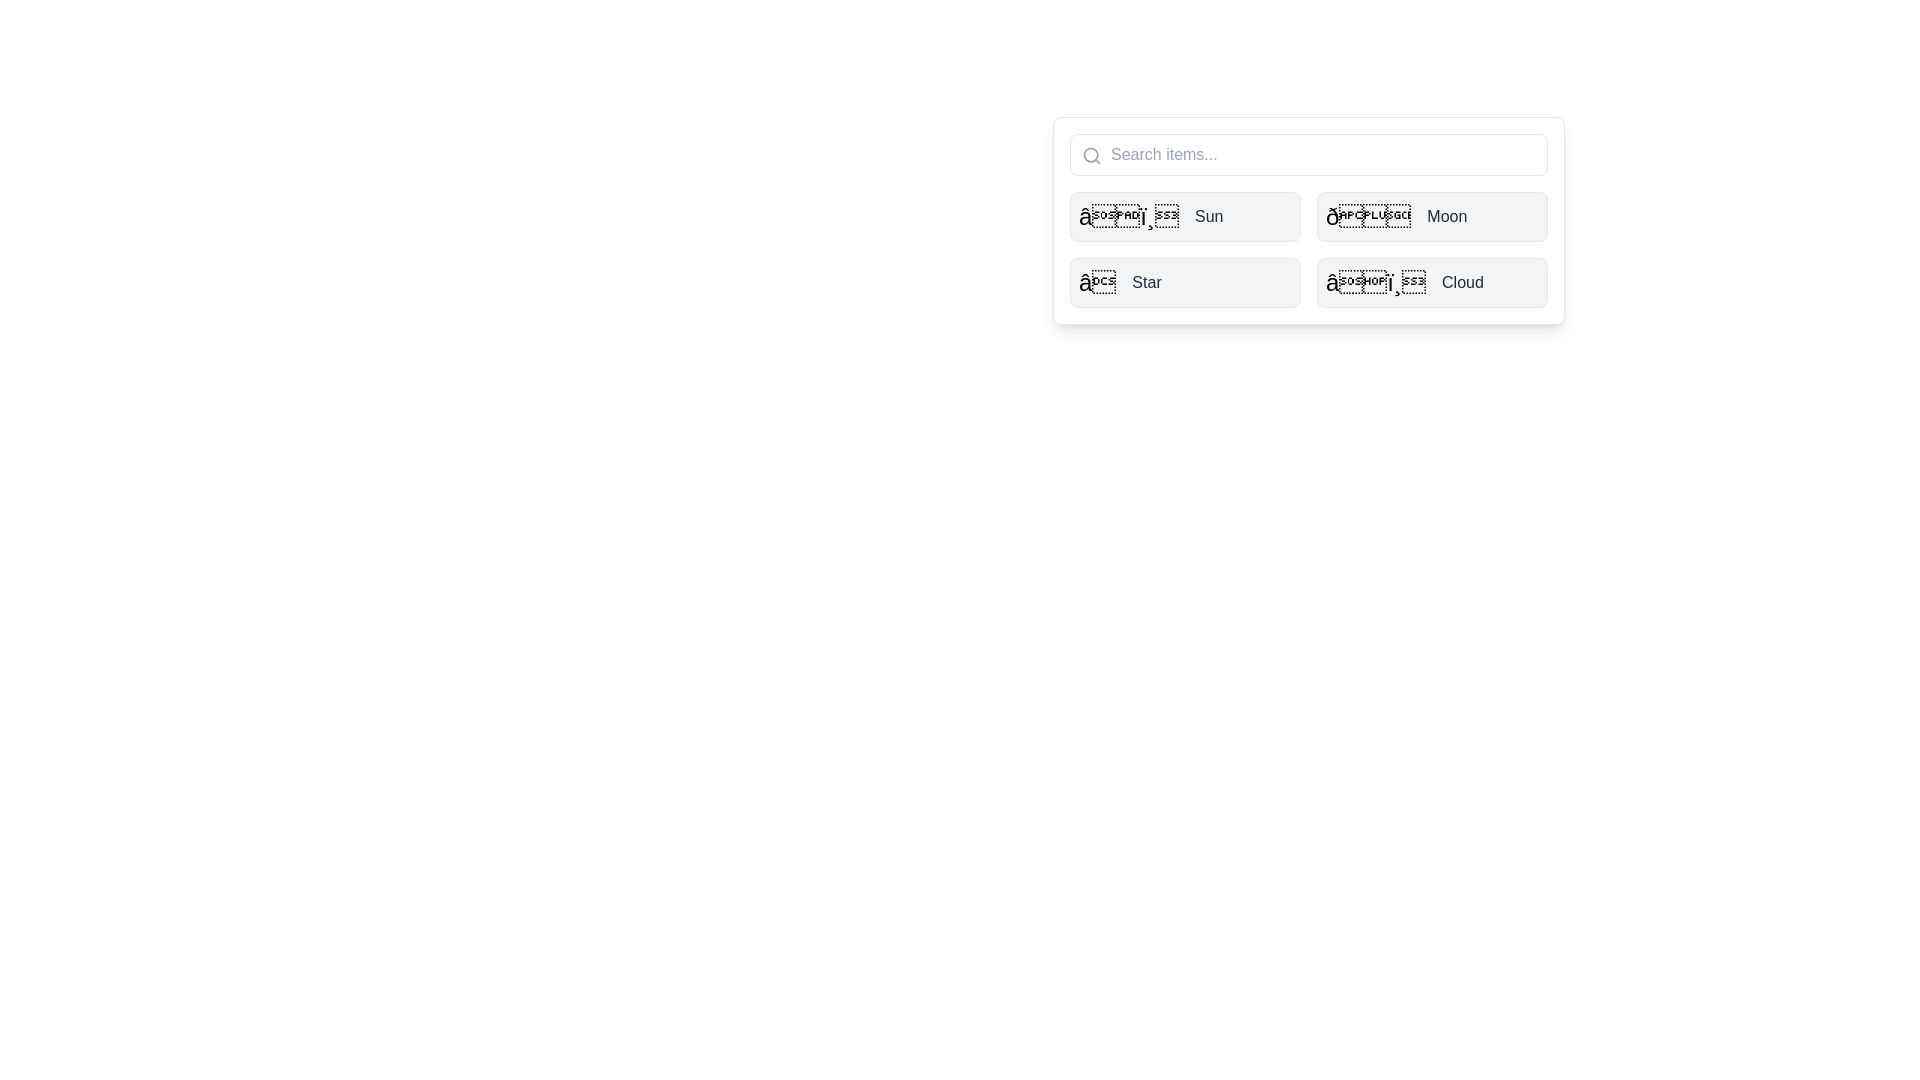  I want to click on the selectable item in the top-right section of the grid, which is the second element in the first row, so click(1431, 216).